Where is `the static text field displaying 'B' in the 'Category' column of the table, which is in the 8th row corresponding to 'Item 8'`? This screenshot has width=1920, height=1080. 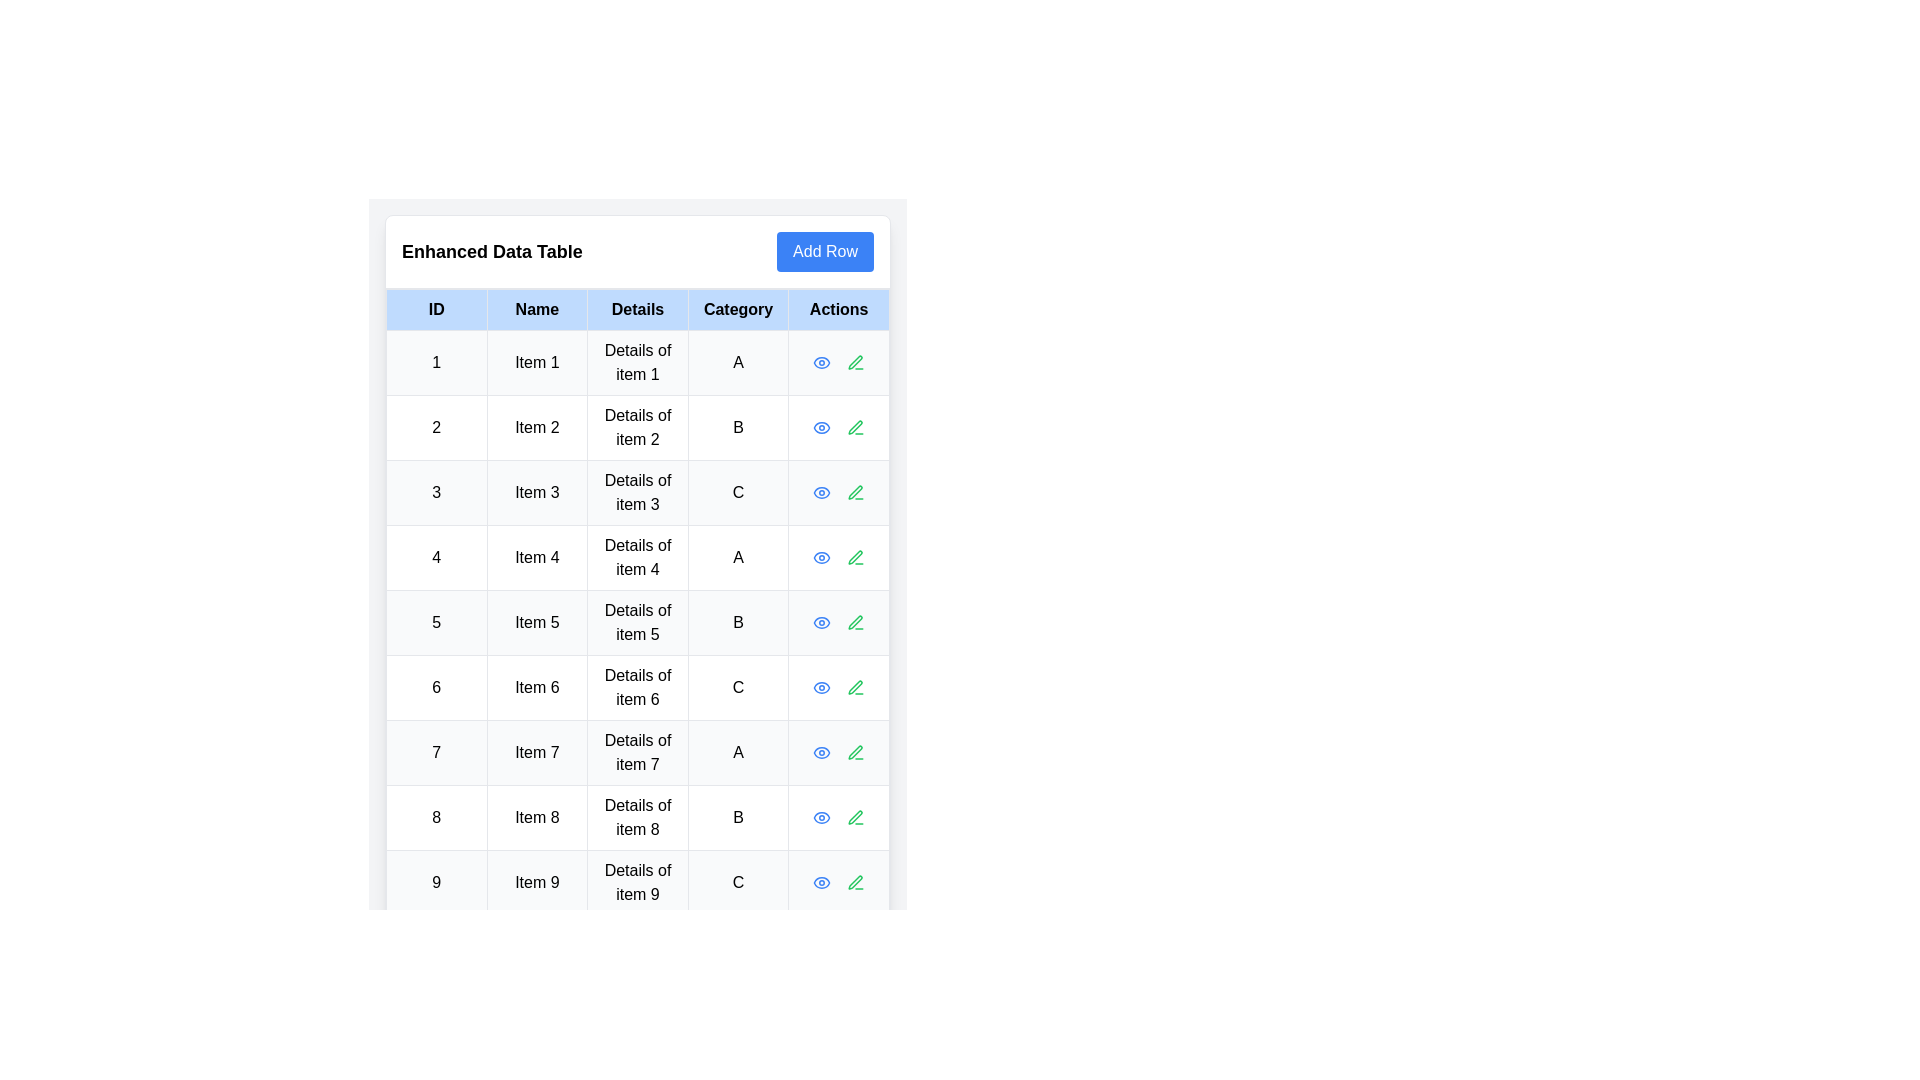 the static text field displaying 'B' in the 'Category' column of the table, which is in the 8th row corresponding to 'Item 8' is located at coordinates (737, 817).